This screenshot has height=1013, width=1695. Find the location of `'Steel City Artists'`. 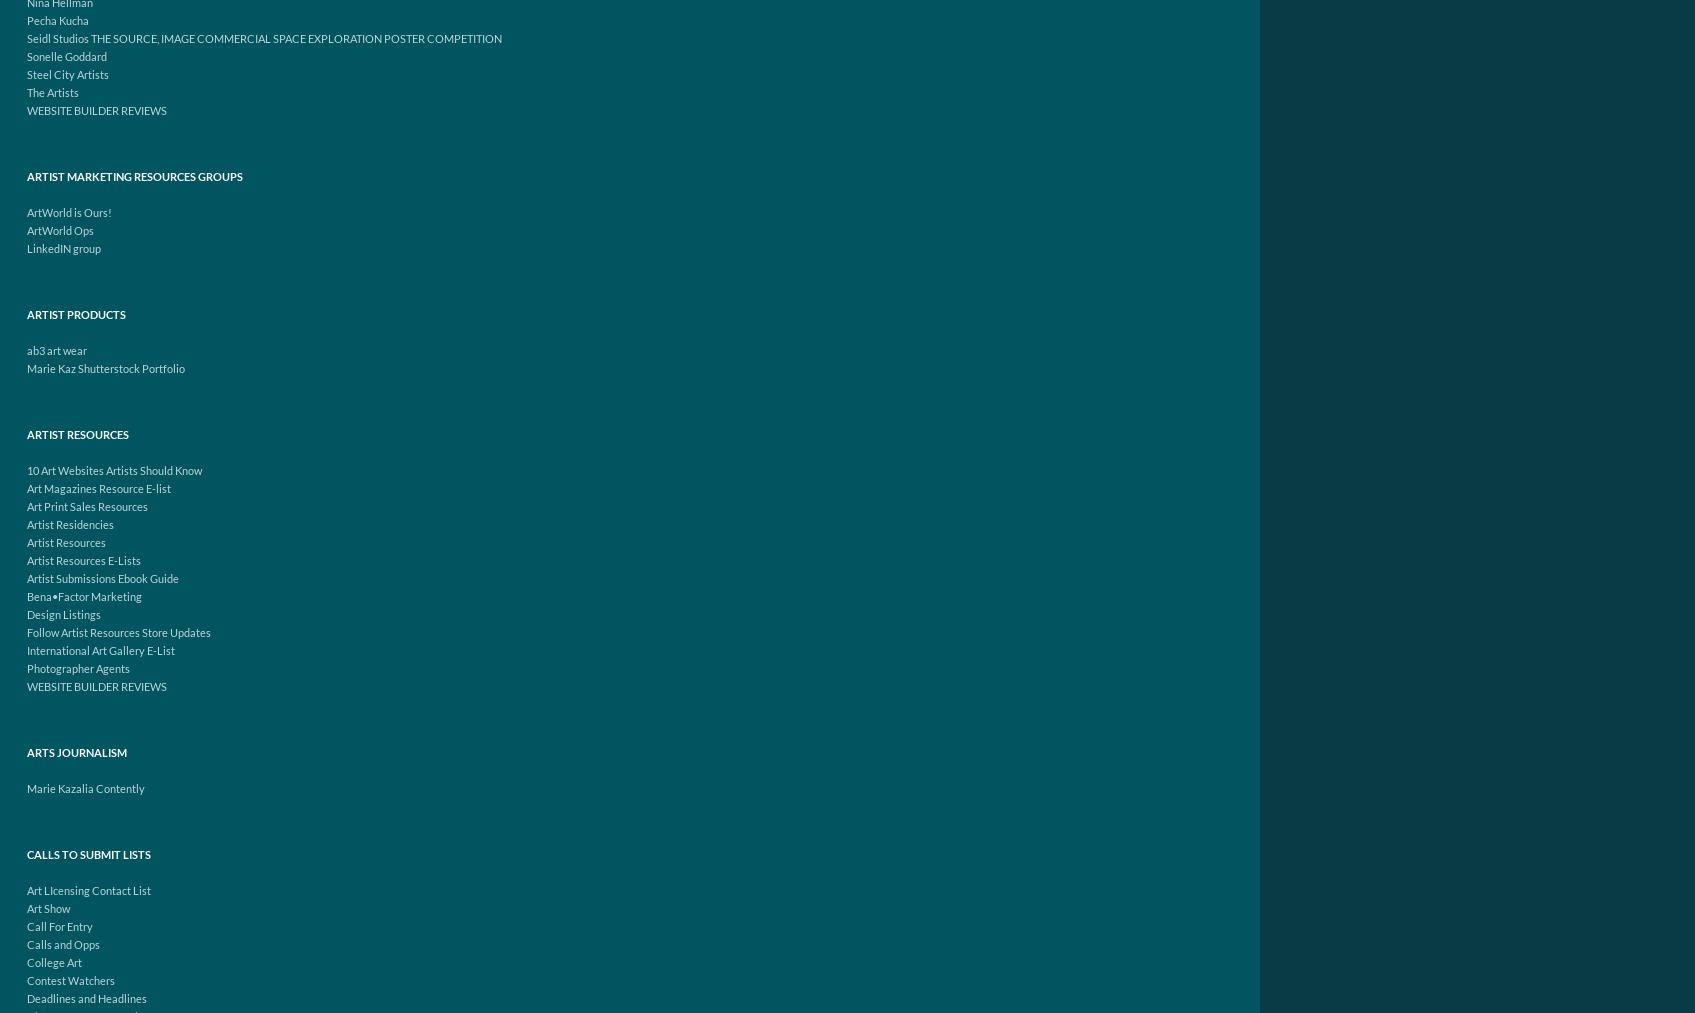

'Steel City Artists' is located at coordinates (66, 73).